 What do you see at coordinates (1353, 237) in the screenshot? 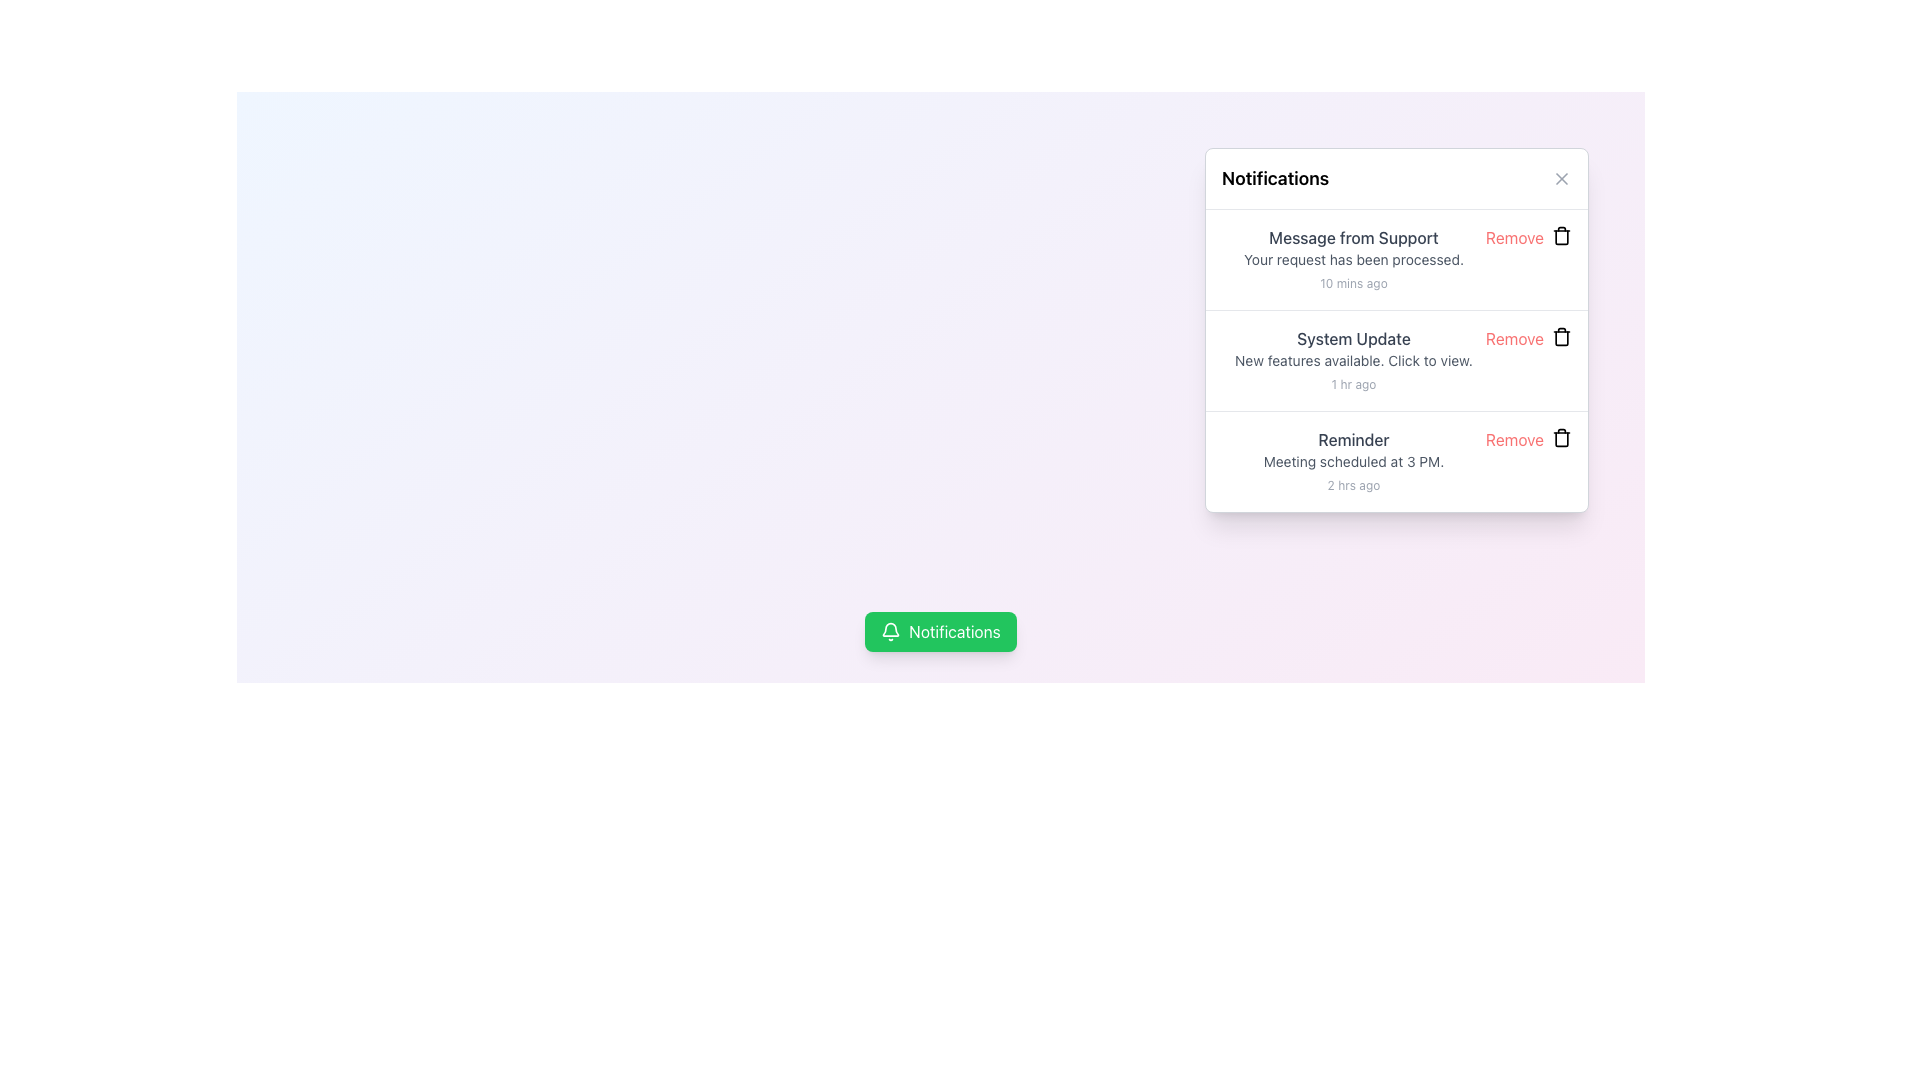
I see `the Text Label displaying 'Message from Support', which is a medium-weight font in dark gray color located at the top of the notification card` at bounding box center [1353, 237].